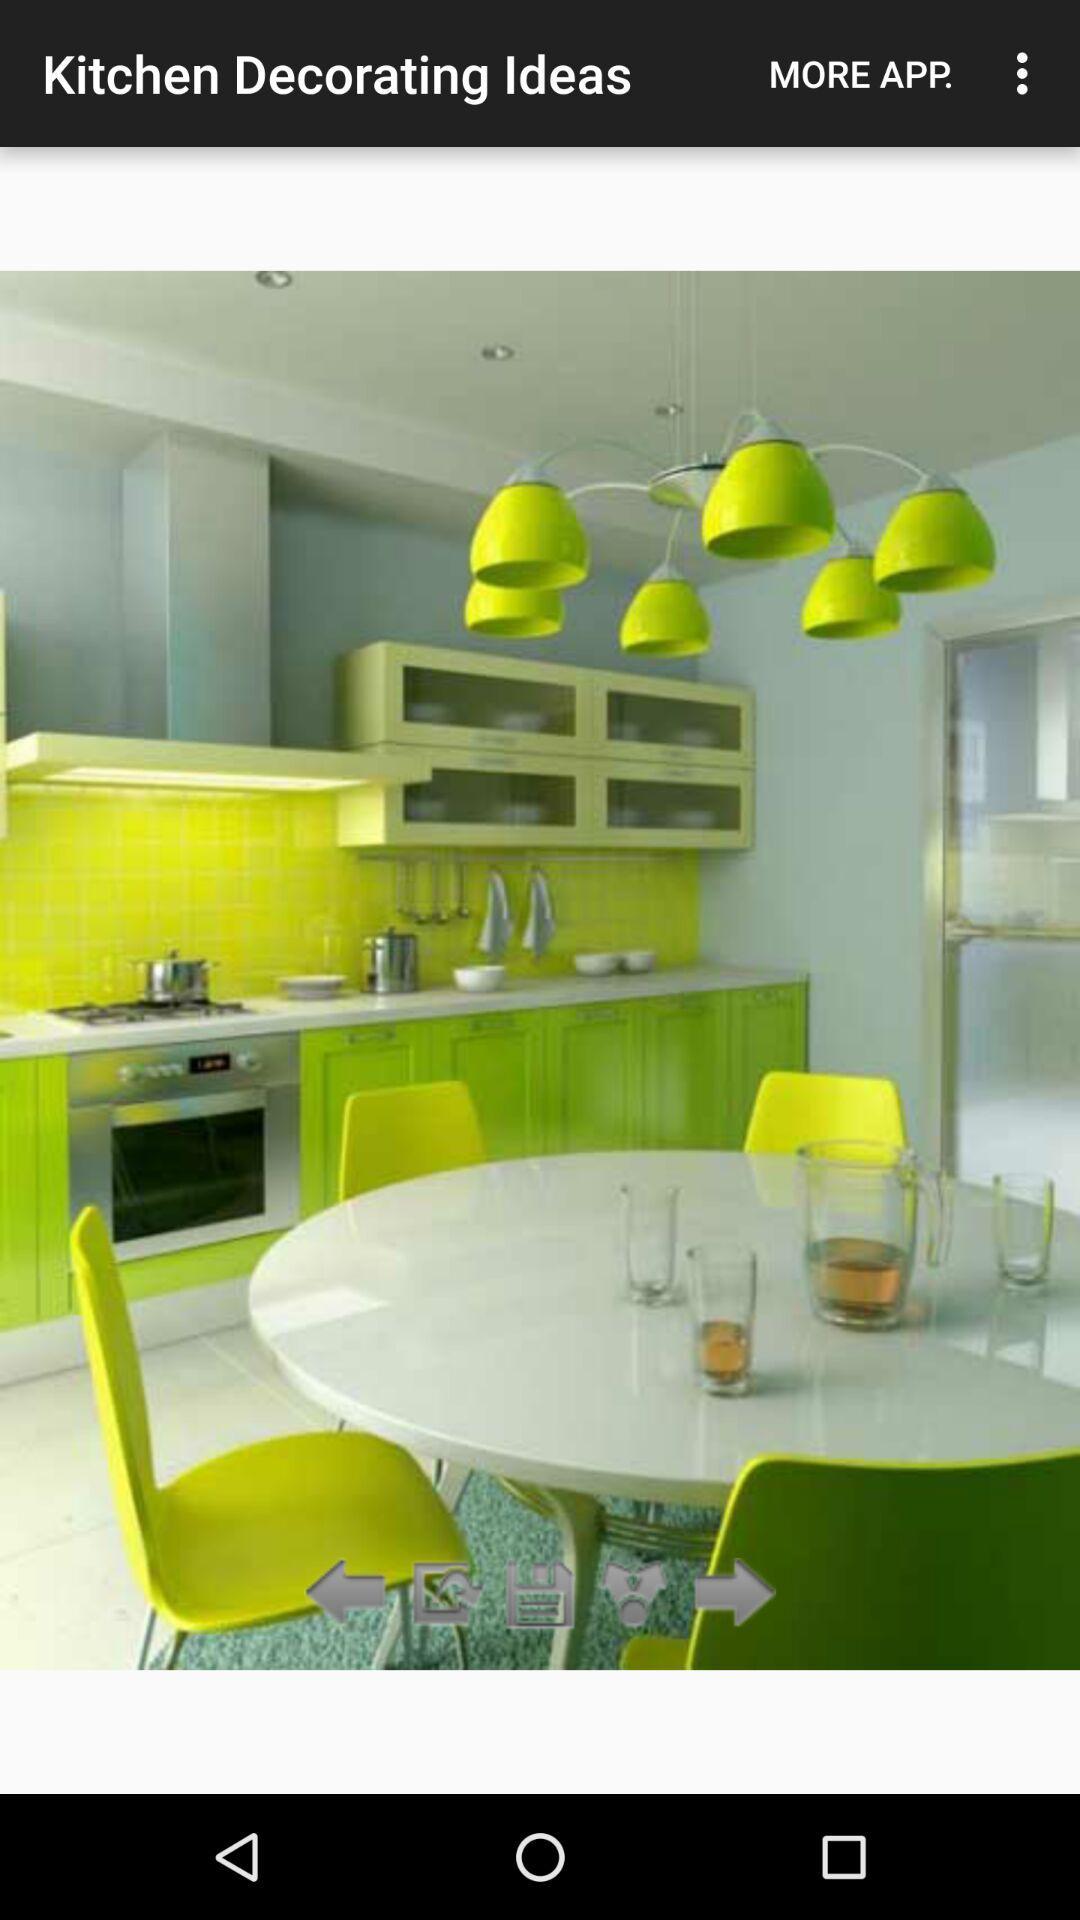  I want to click on icon below the kitchen decorating ideas icon, so click(634, 1593).